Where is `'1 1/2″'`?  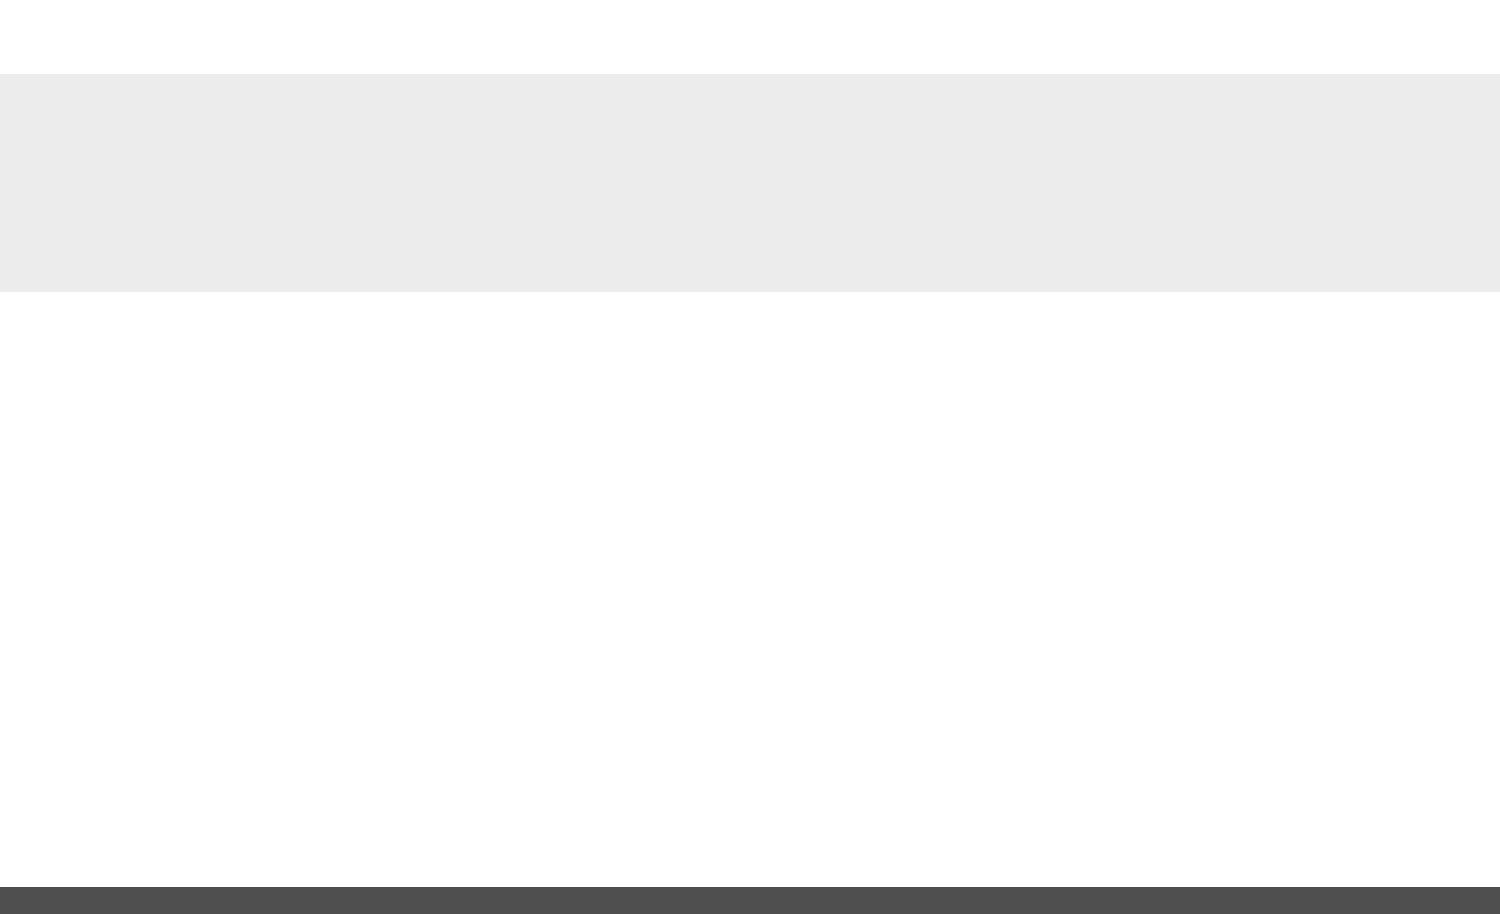 '1 1/2″' is located at coordinates (265, 690).